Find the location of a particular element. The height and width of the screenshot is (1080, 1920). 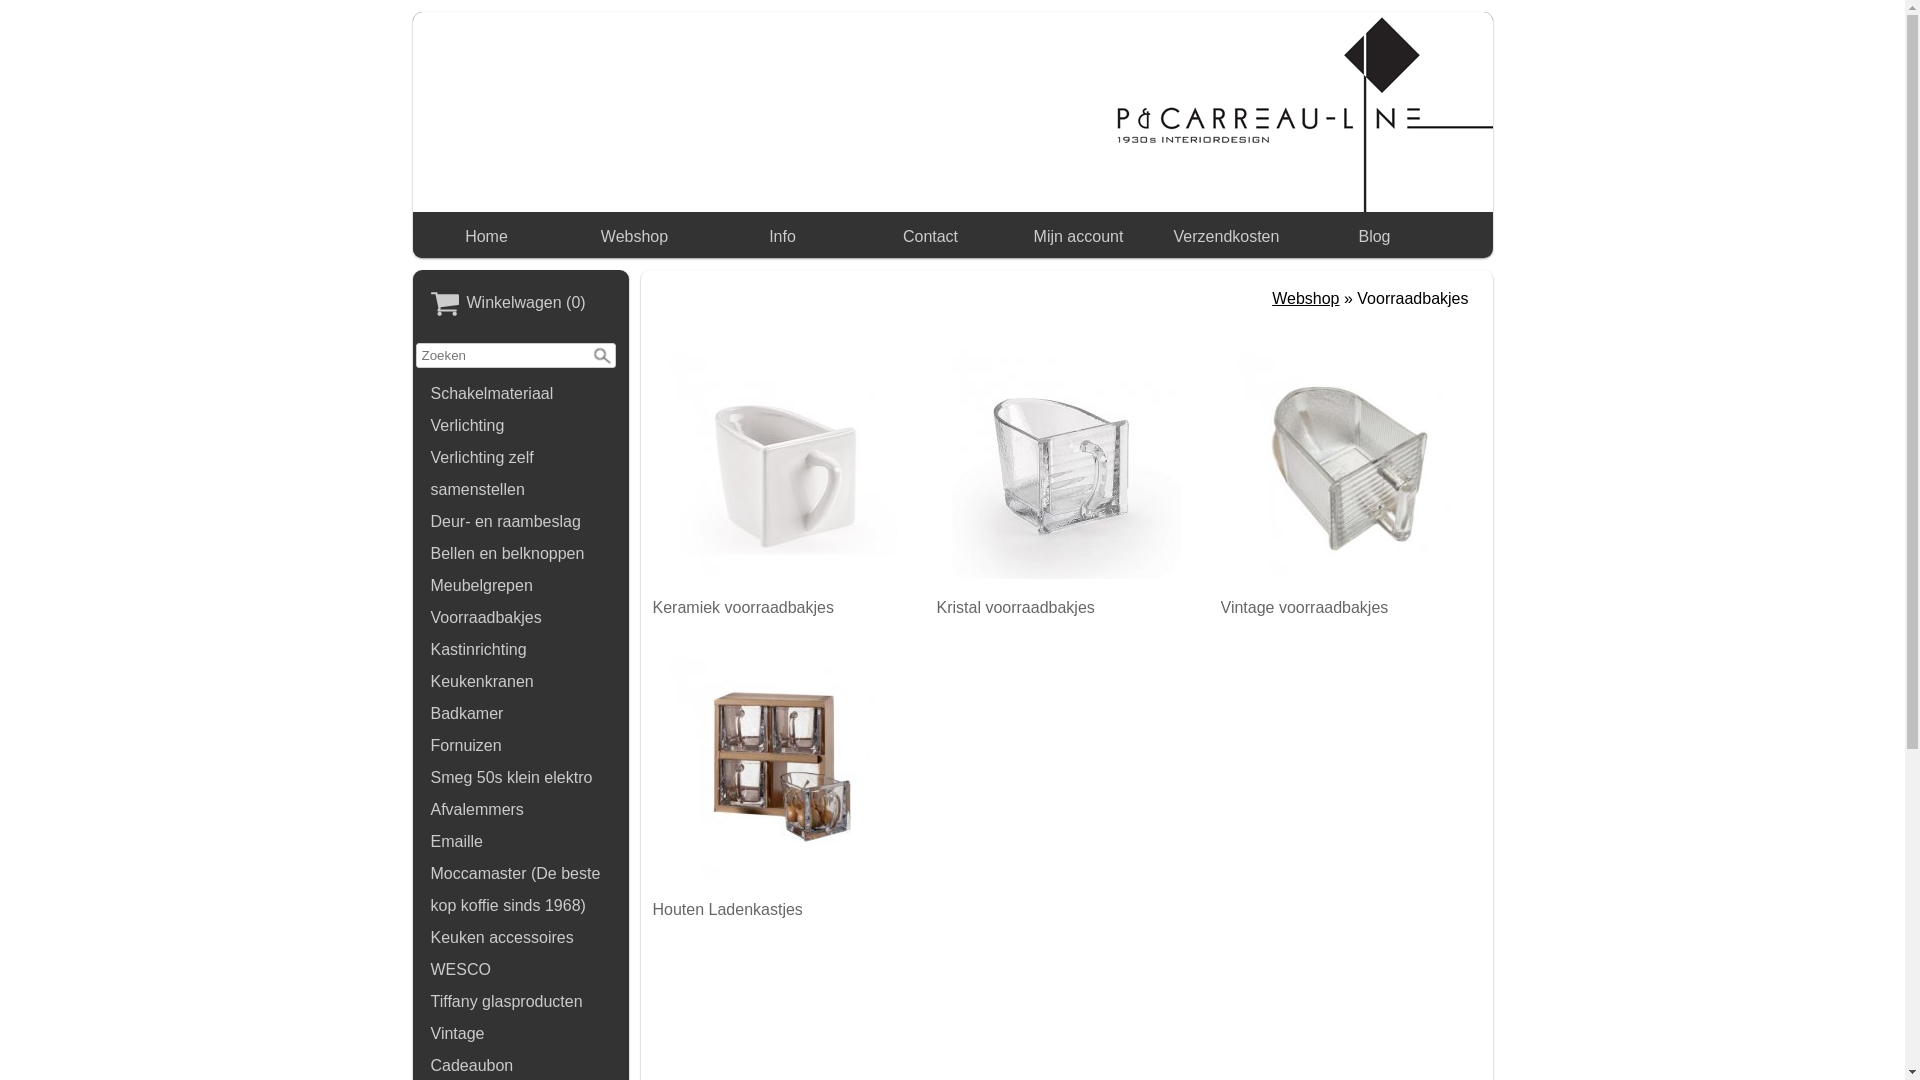

'Kastinrichting' is located at coordinates (521, 650).